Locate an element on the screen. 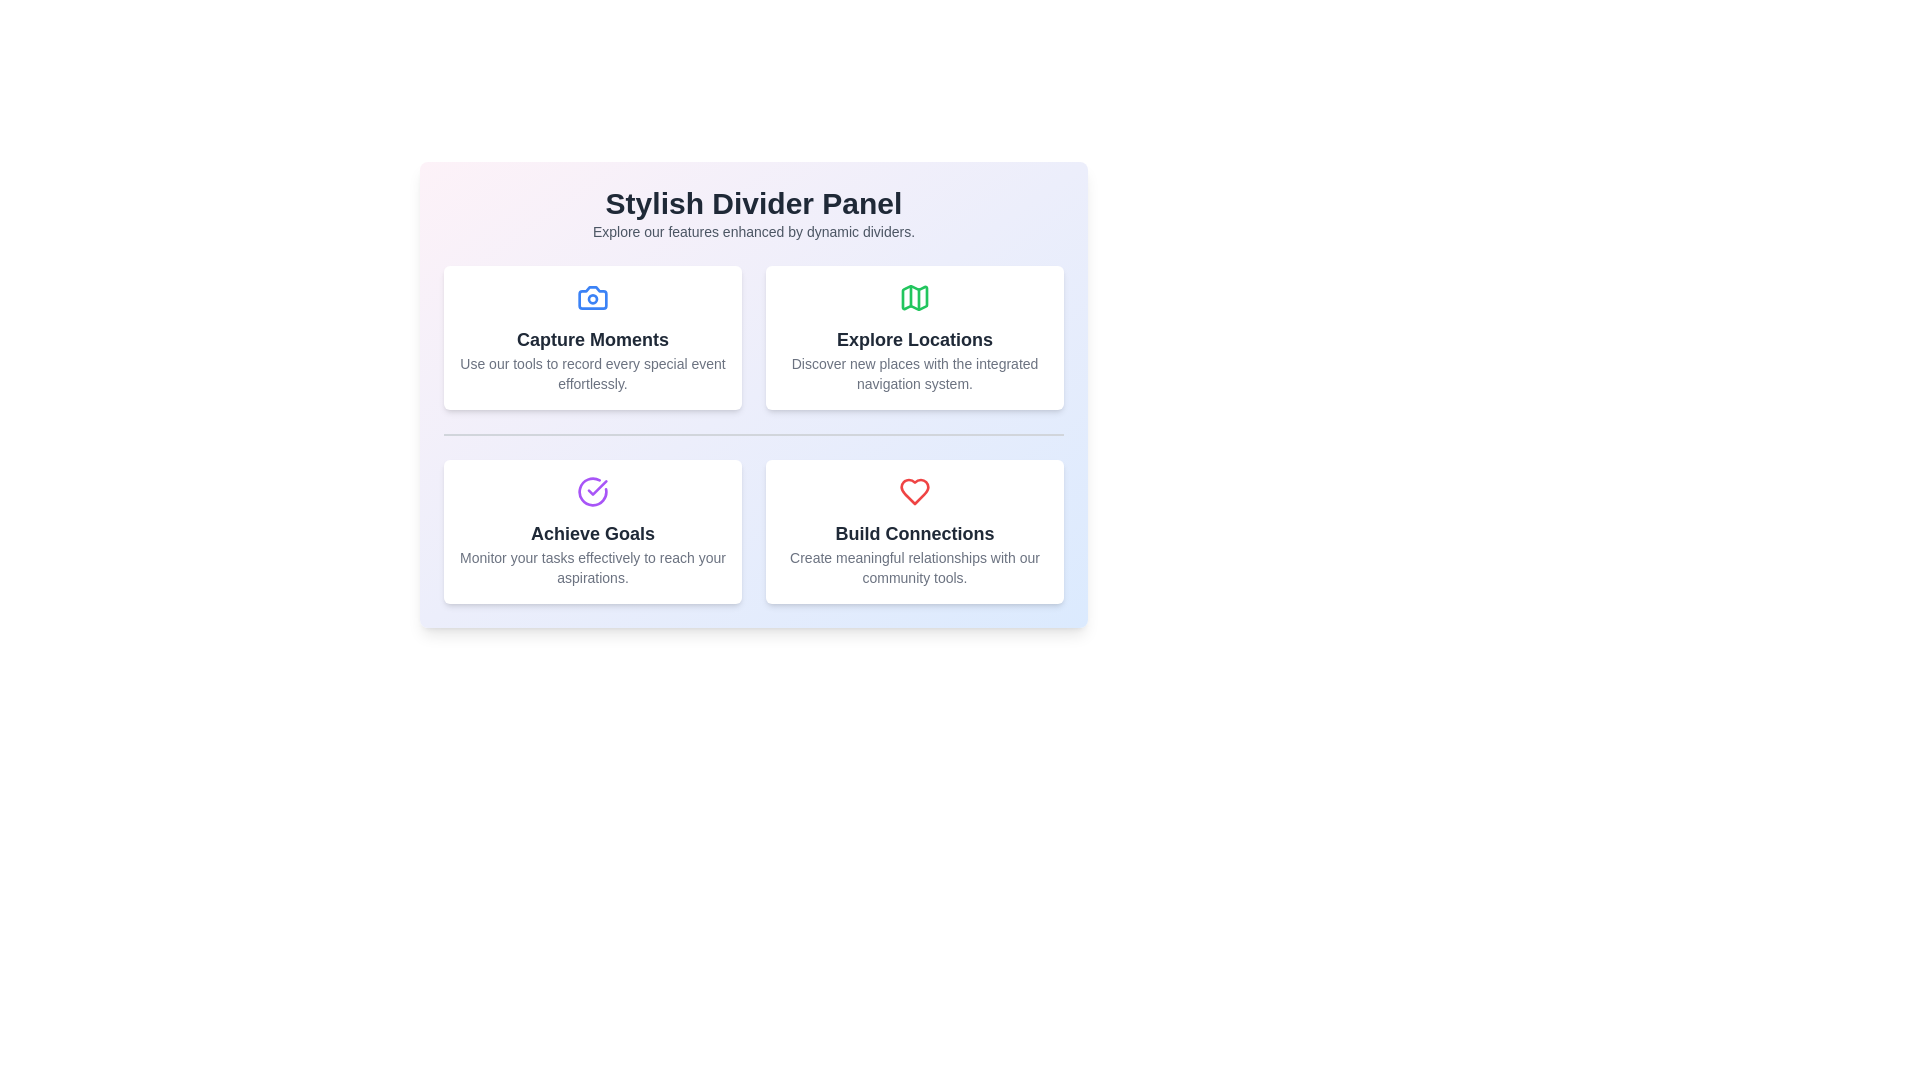 Image resolution: width=1920 pixels, height=1080 pixels. the camera icon with a blue outline located in the top-left card of a 2x2 grid, which is centered above the text 'Capture Moments' is located at coordinates (592, 297).